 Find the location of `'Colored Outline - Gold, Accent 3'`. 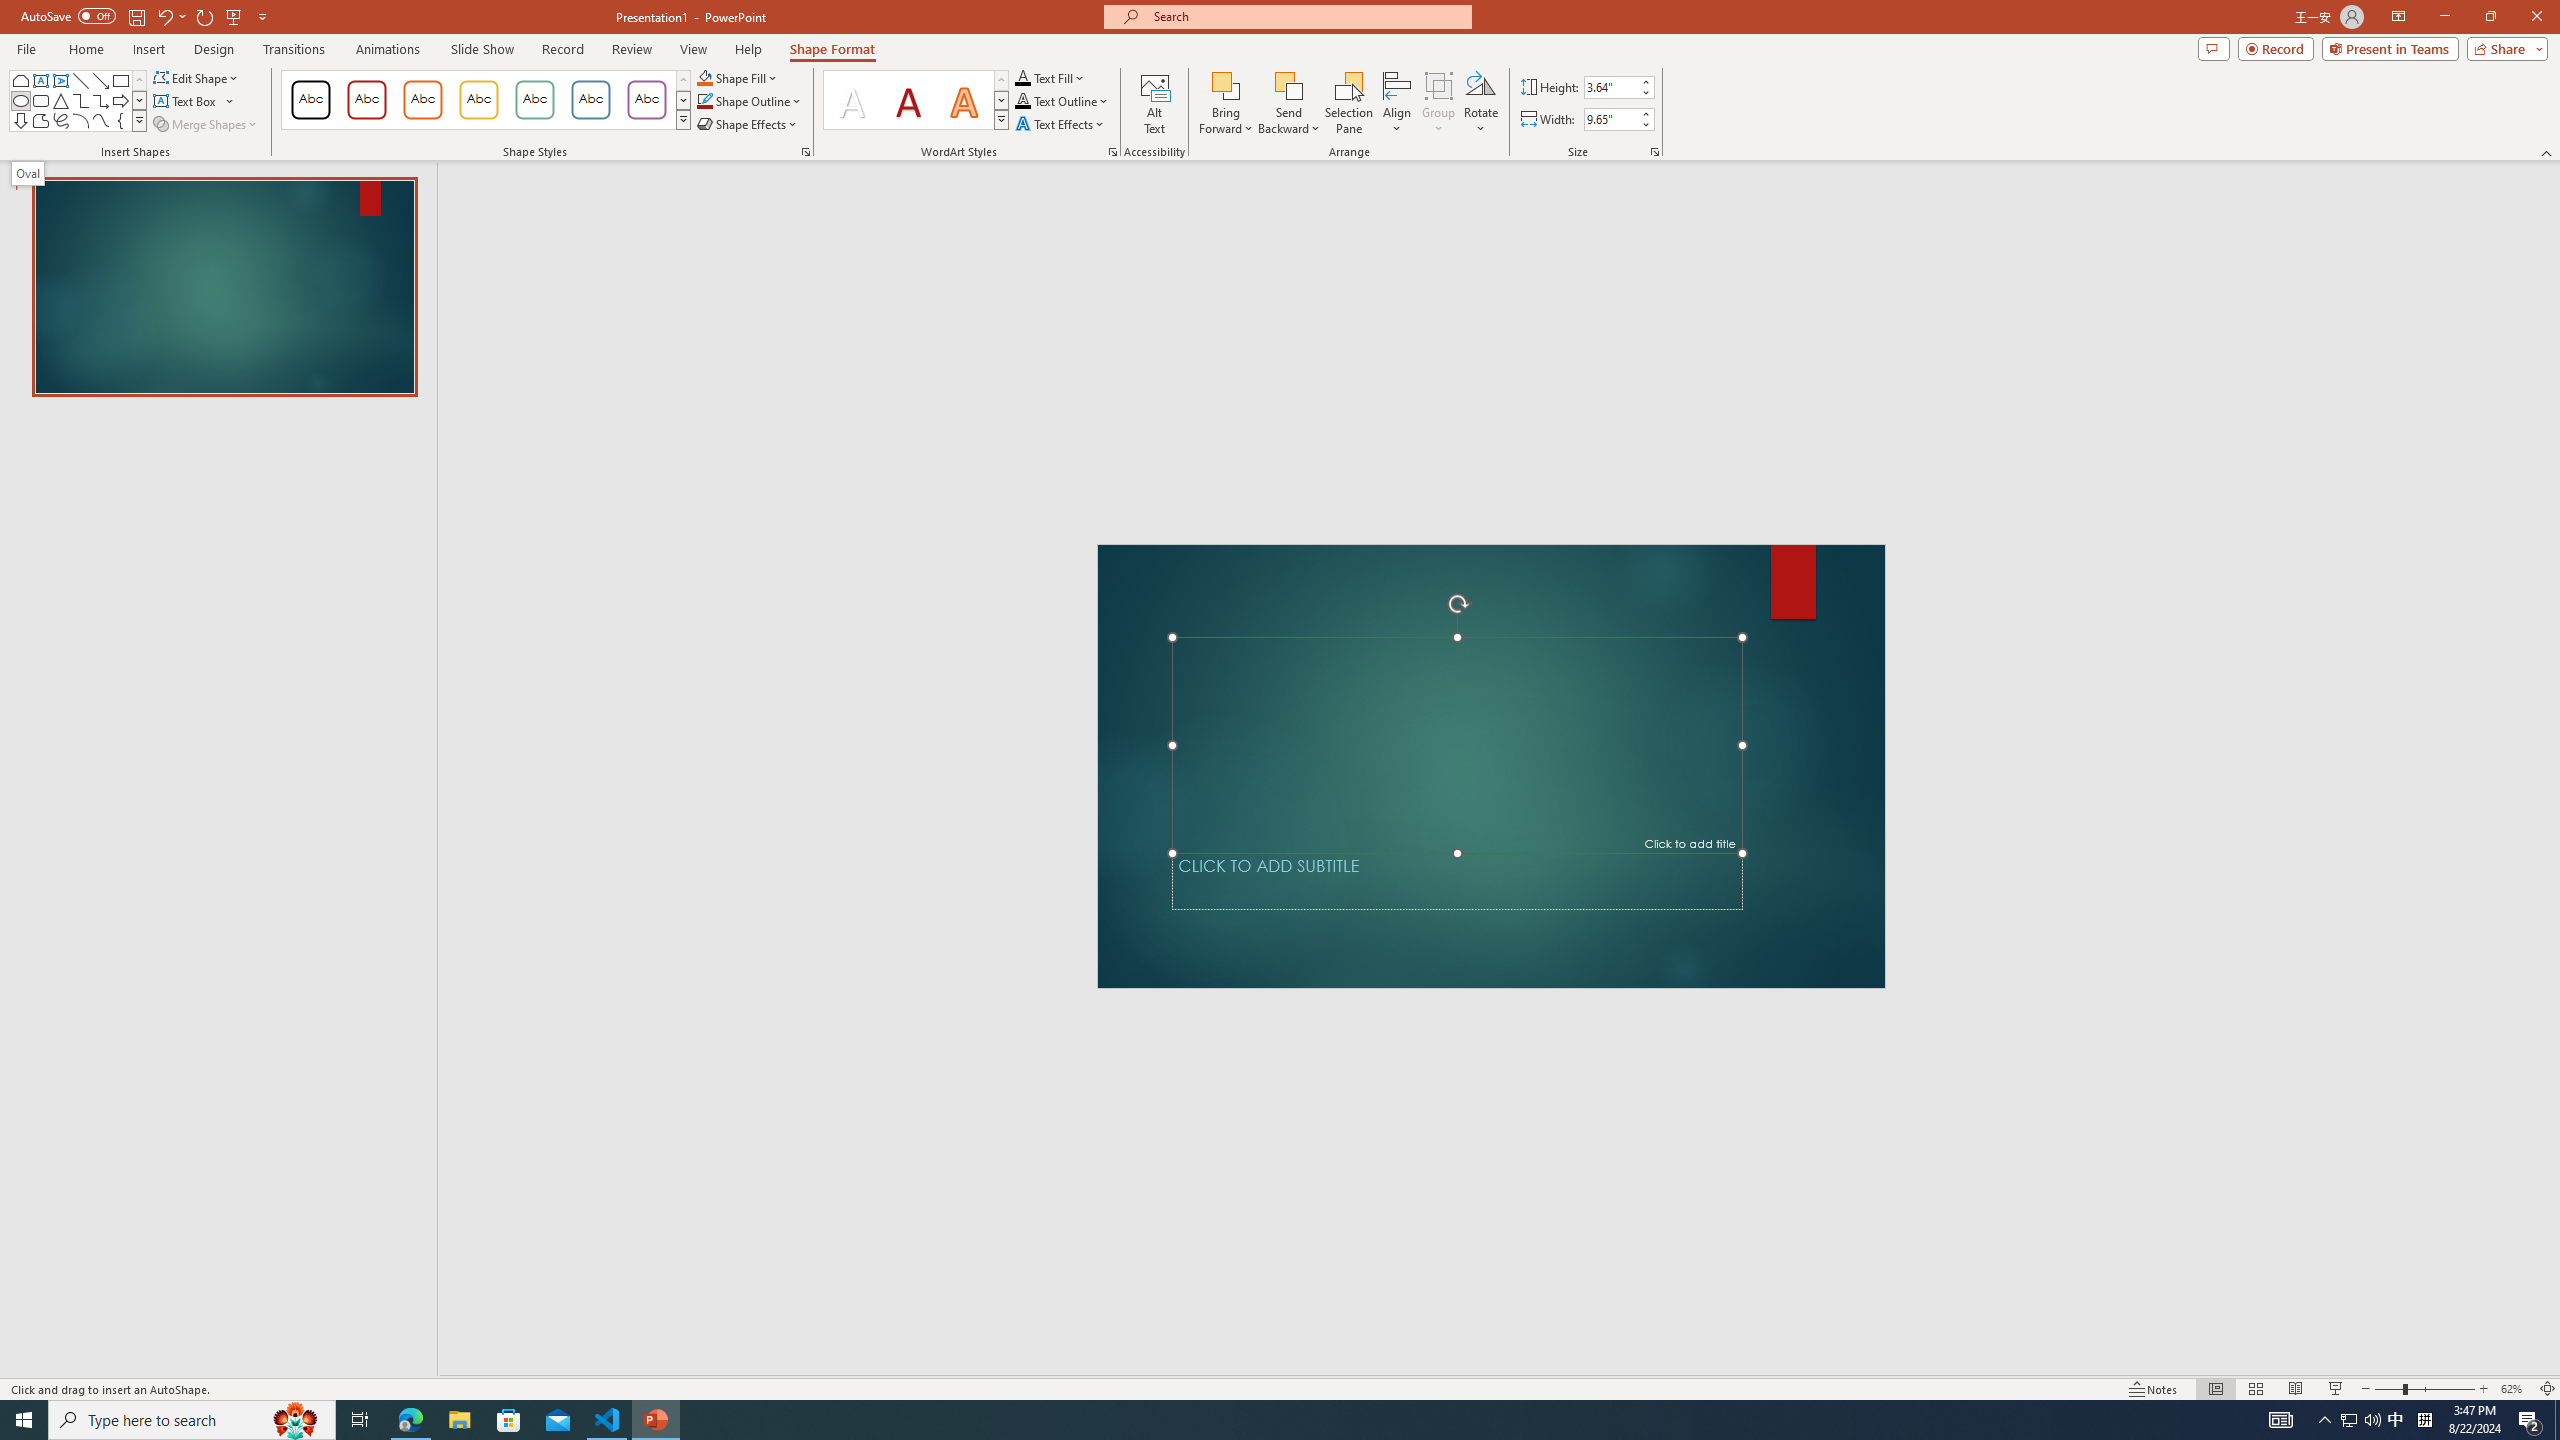

'Colored Outline - Gold, Accent 3' is located at coordinates (477, 99).